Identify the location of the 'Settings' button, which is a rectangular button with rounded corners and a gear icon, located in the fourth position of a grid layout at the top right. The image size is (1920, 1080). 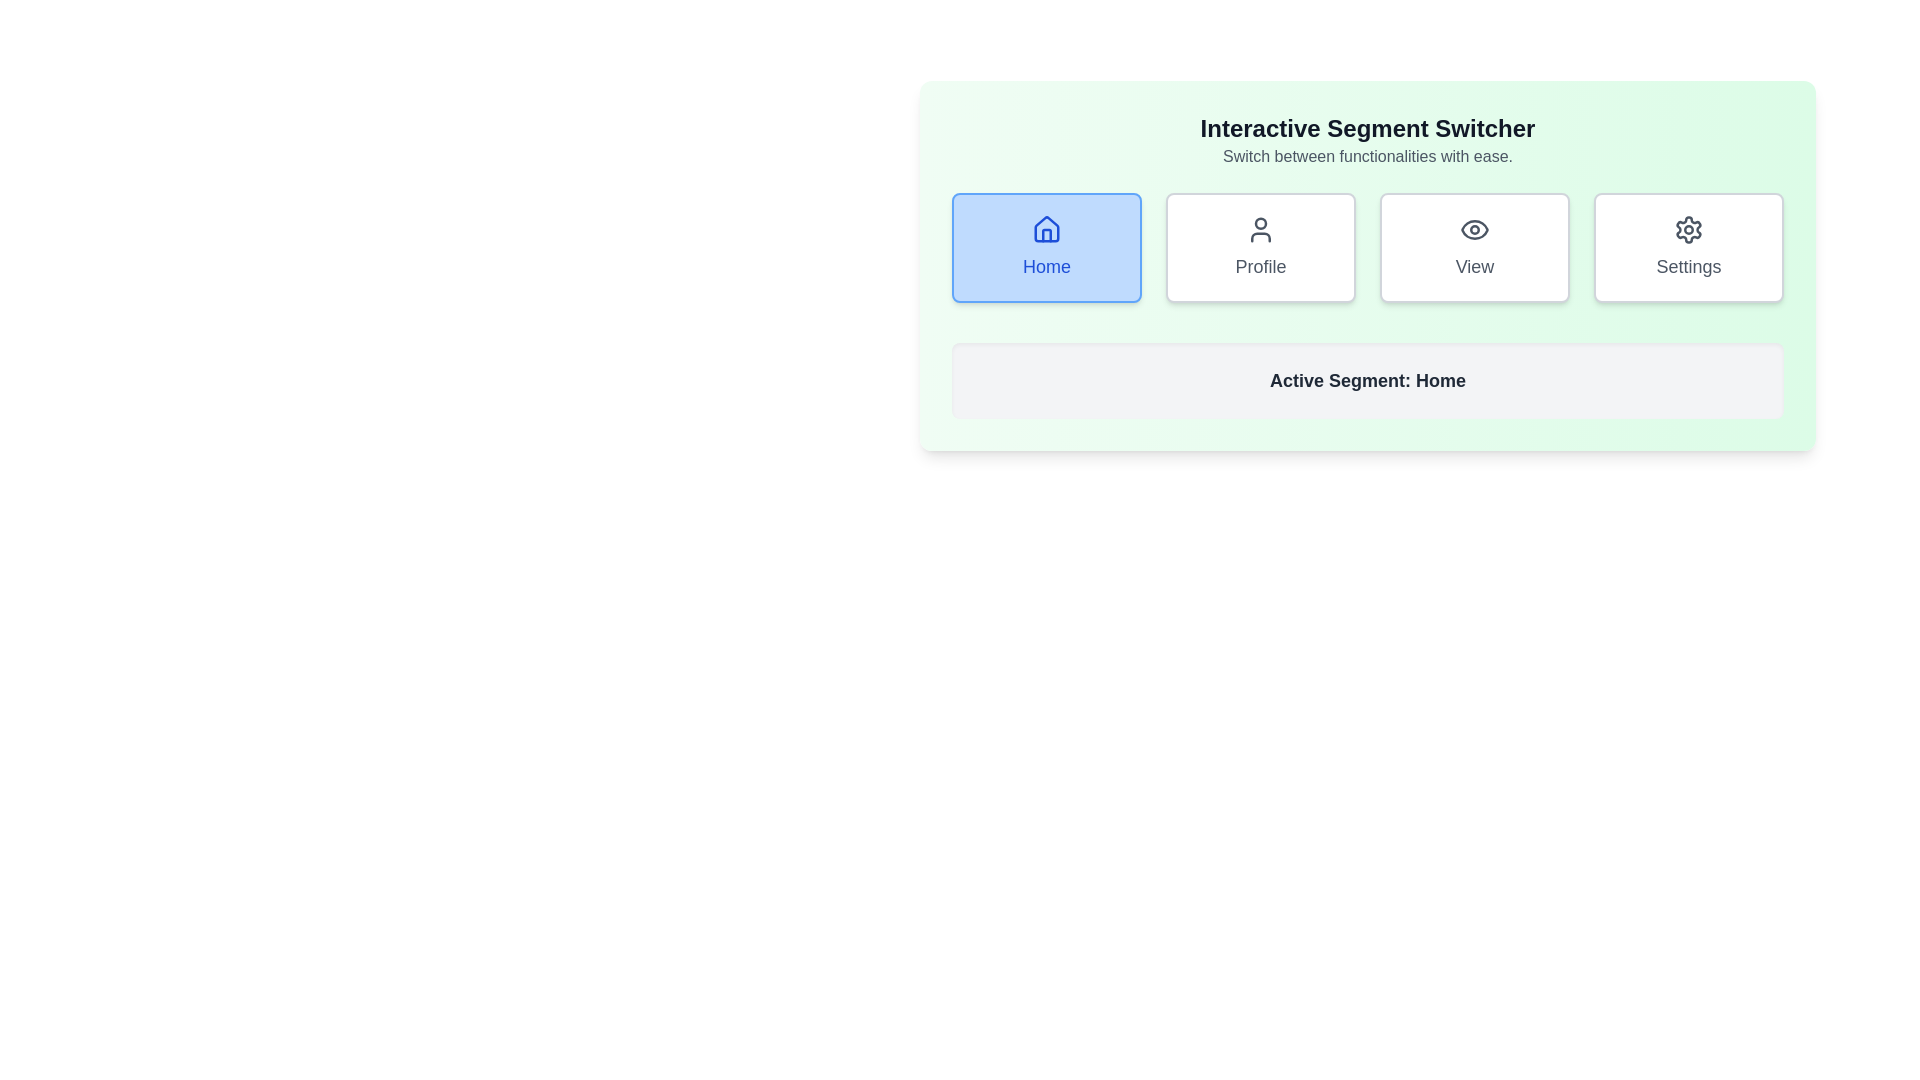
(1688, 246).